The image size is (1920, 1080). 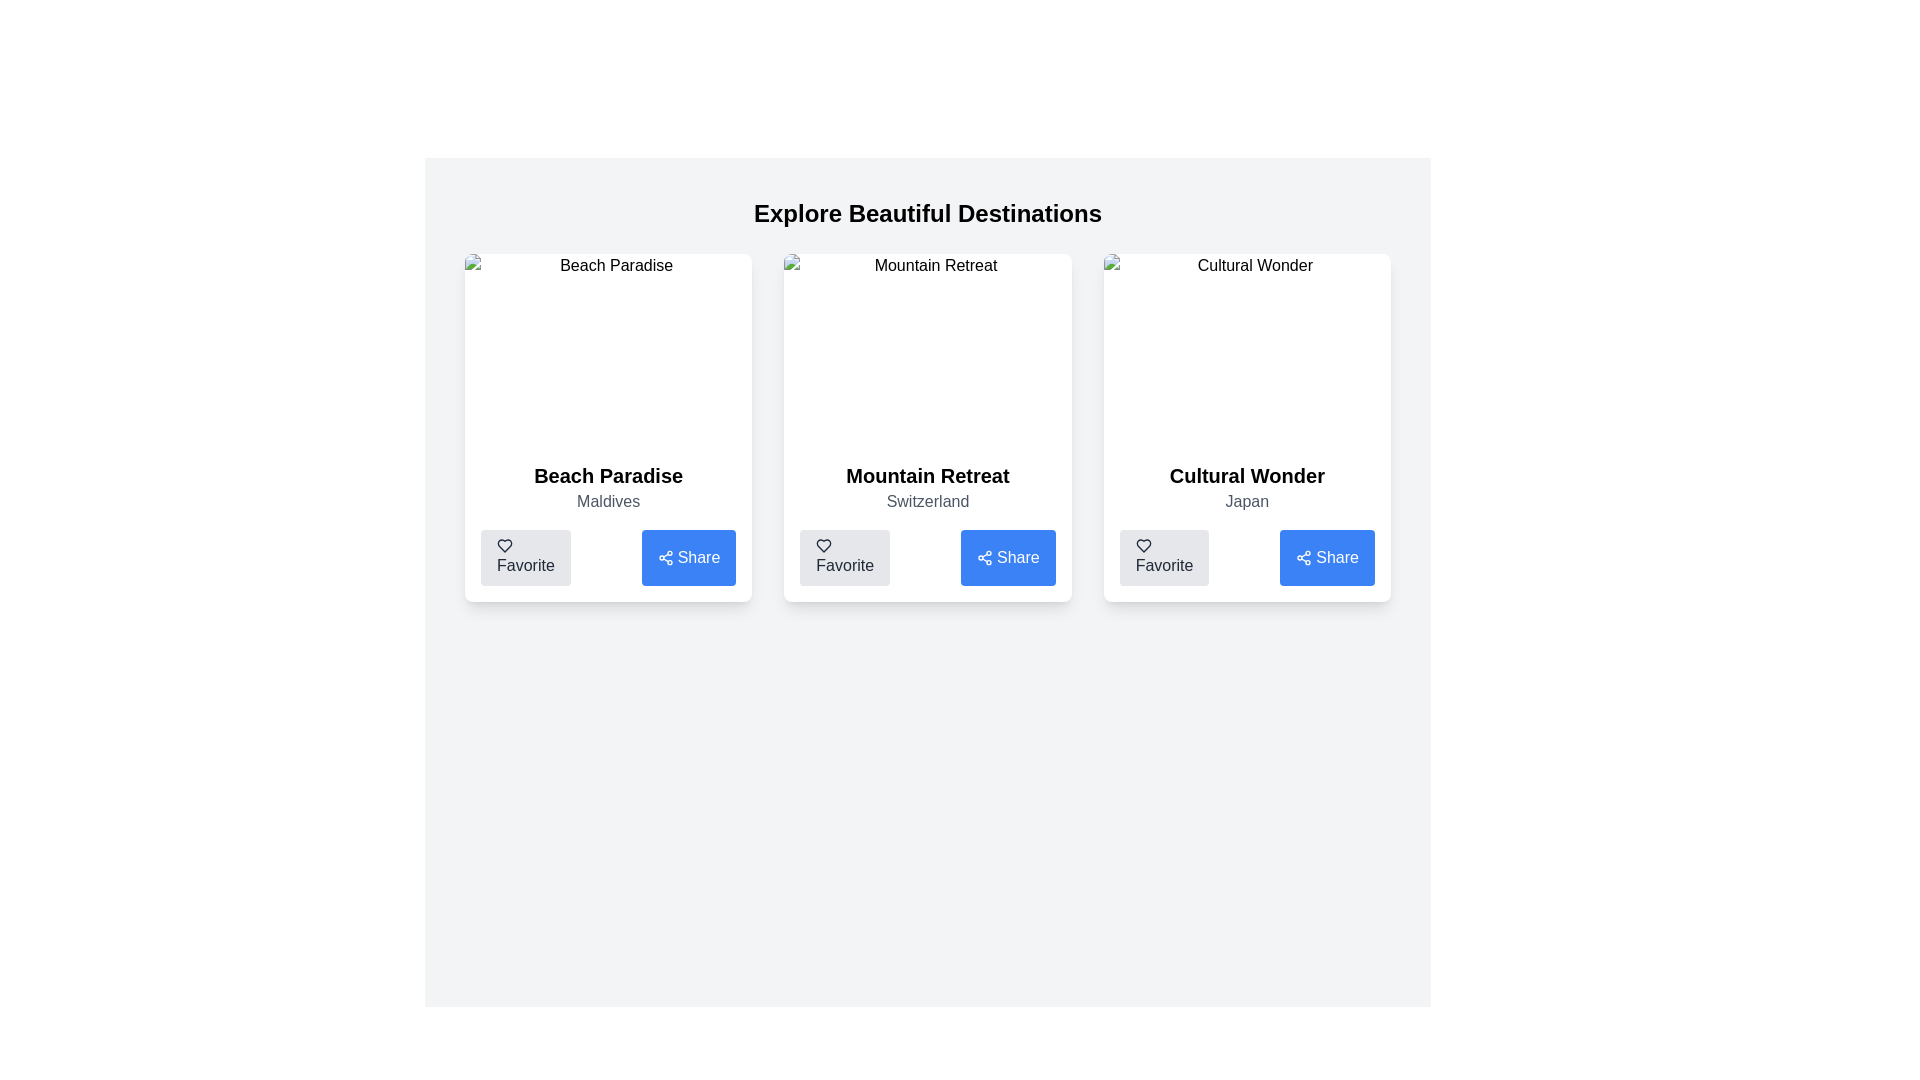 What do you see at coordinates (525, 558) in the screenshot?
I see `the button located in the bottom-left corner of the 'Beach Paradise, Maldives' card to mark it as a favorite` at bounding box center [525, 558].